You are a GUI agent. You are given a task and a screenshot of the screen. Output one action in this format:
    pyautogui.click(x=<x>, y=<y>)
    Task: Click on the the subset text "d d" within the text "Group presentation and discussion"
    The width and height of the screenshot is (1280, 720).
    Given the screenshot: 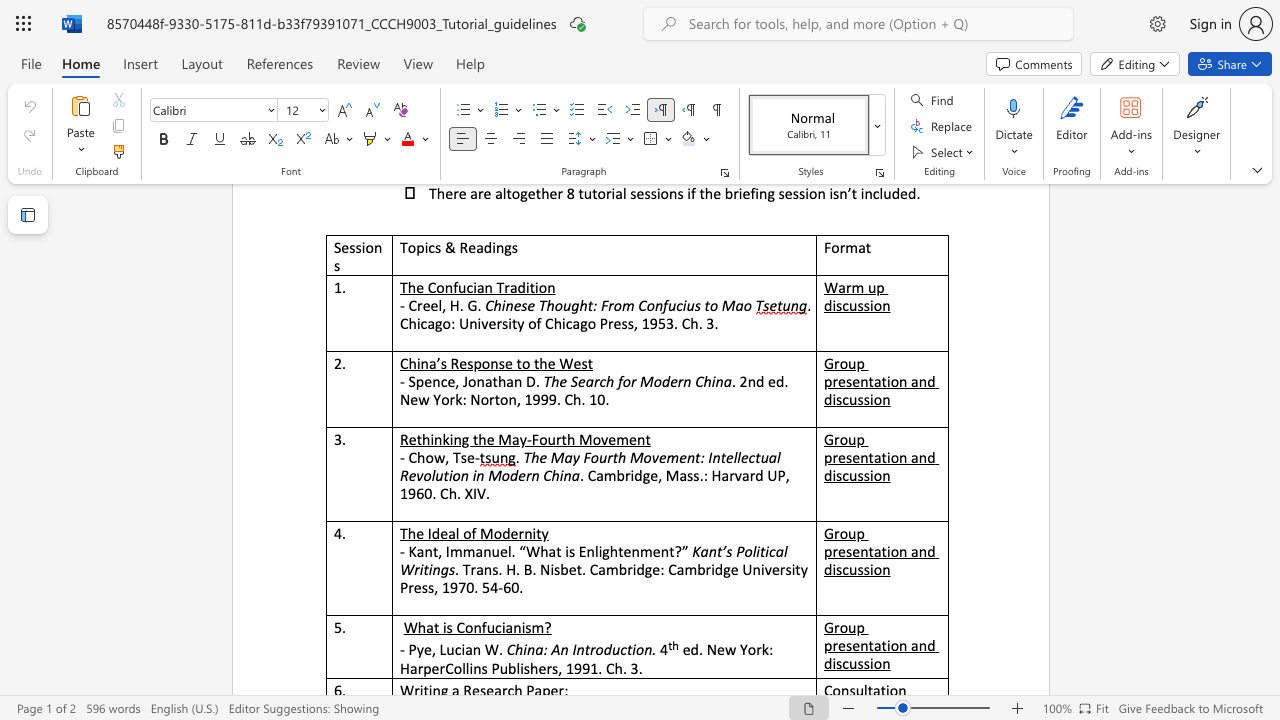 What is the action you would take?
    pyautogui.click(x=926, y=645)
    